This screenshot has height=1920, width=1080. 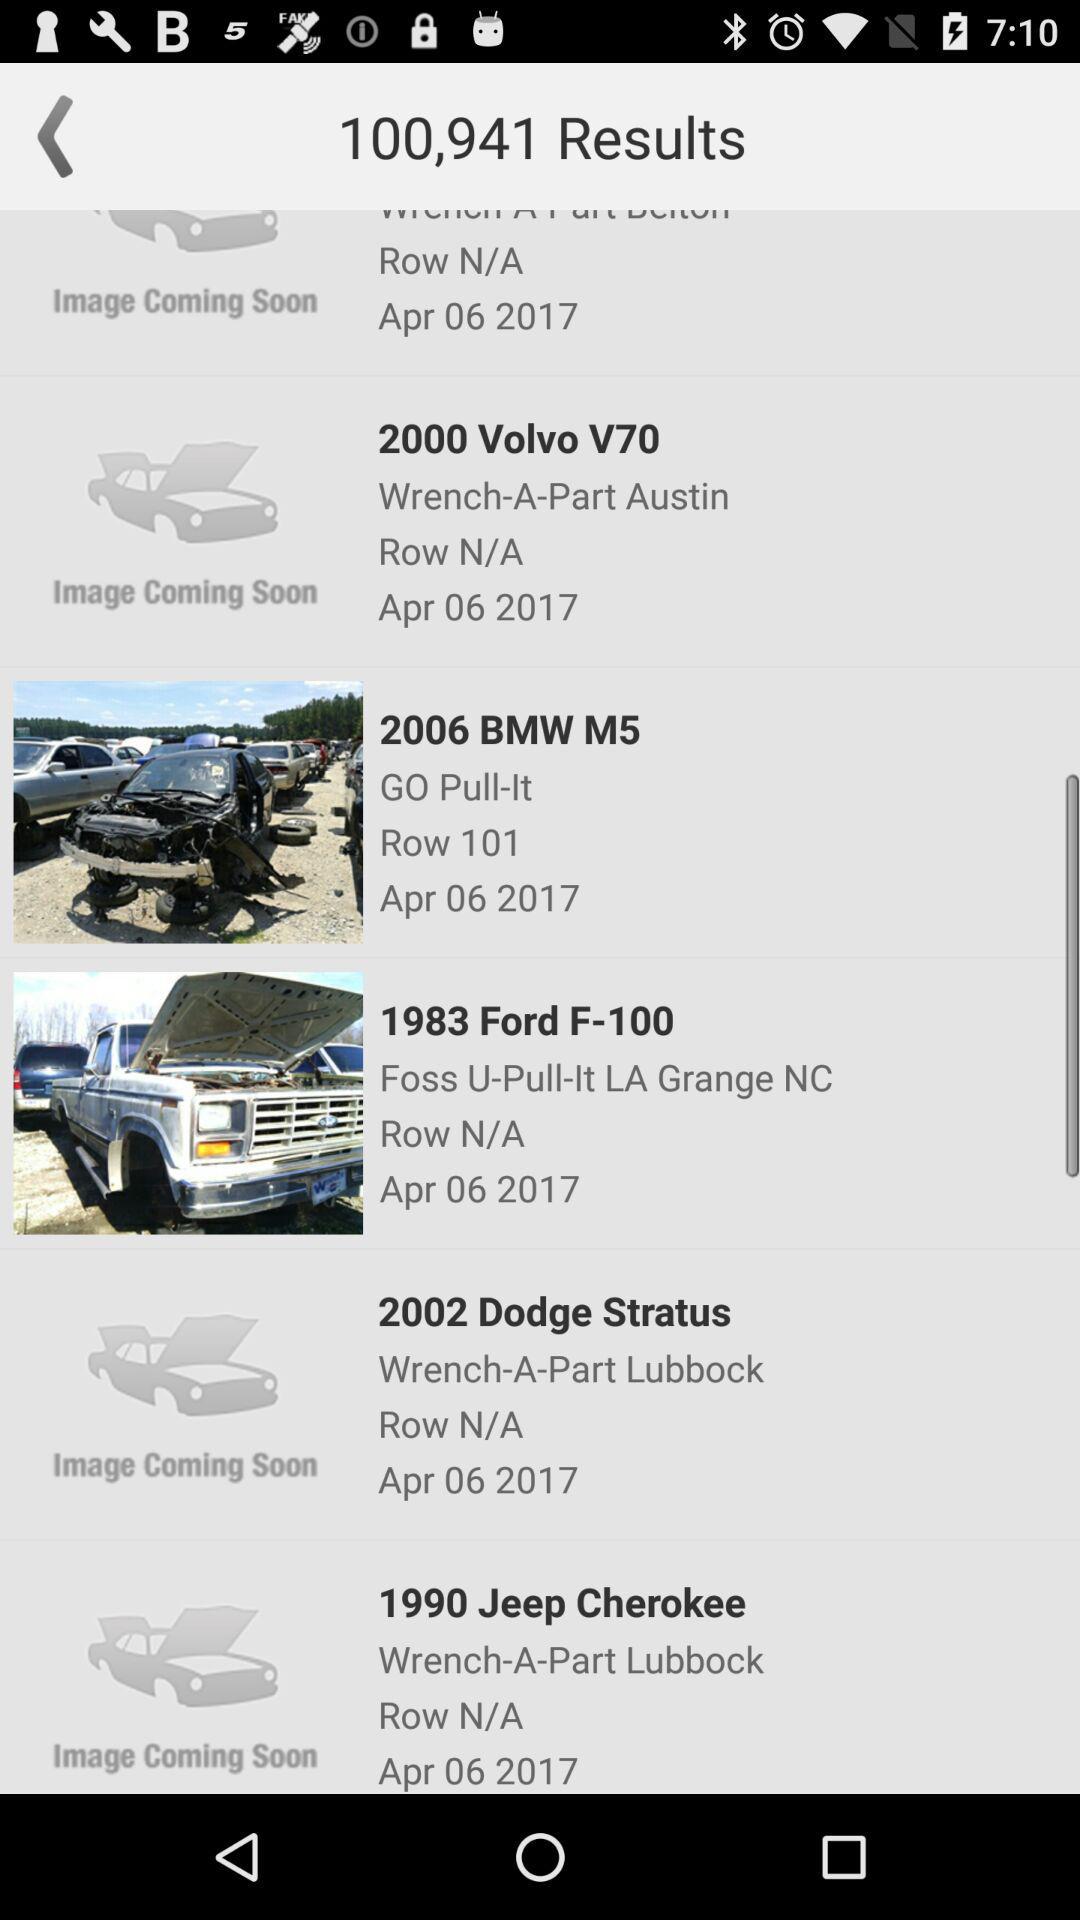 What do you see at coordinates (727, 1310) in the screenshot?
I see `2002 dodge stratus` at bounding box center [727, 1310].